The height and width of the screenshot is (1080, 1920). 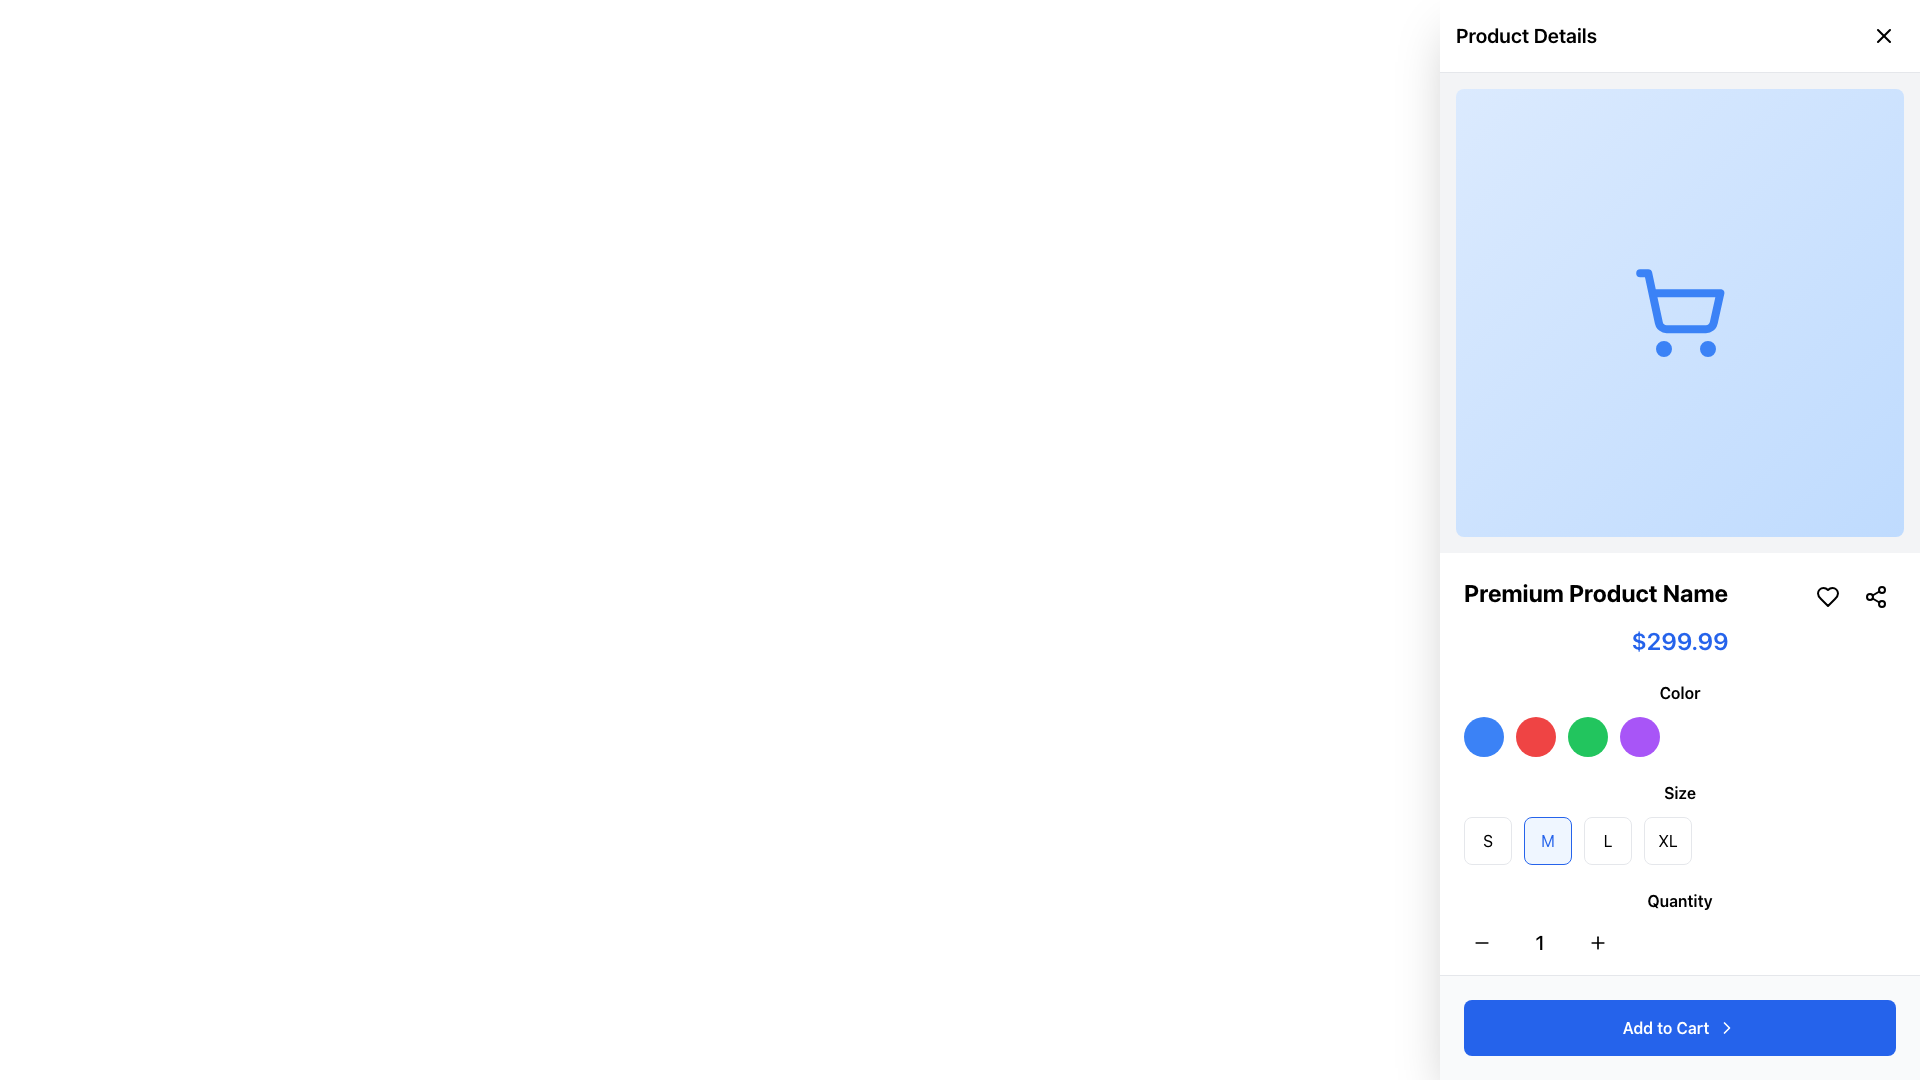 What do you see at coordinates (1597, 942) in the screenshot?
I see `the button that adds or increases the selected quantity of the product displayed in the product details interface, located near the bottom-right corner under the 'Quantity' section` at bounding box center [1597, 942].